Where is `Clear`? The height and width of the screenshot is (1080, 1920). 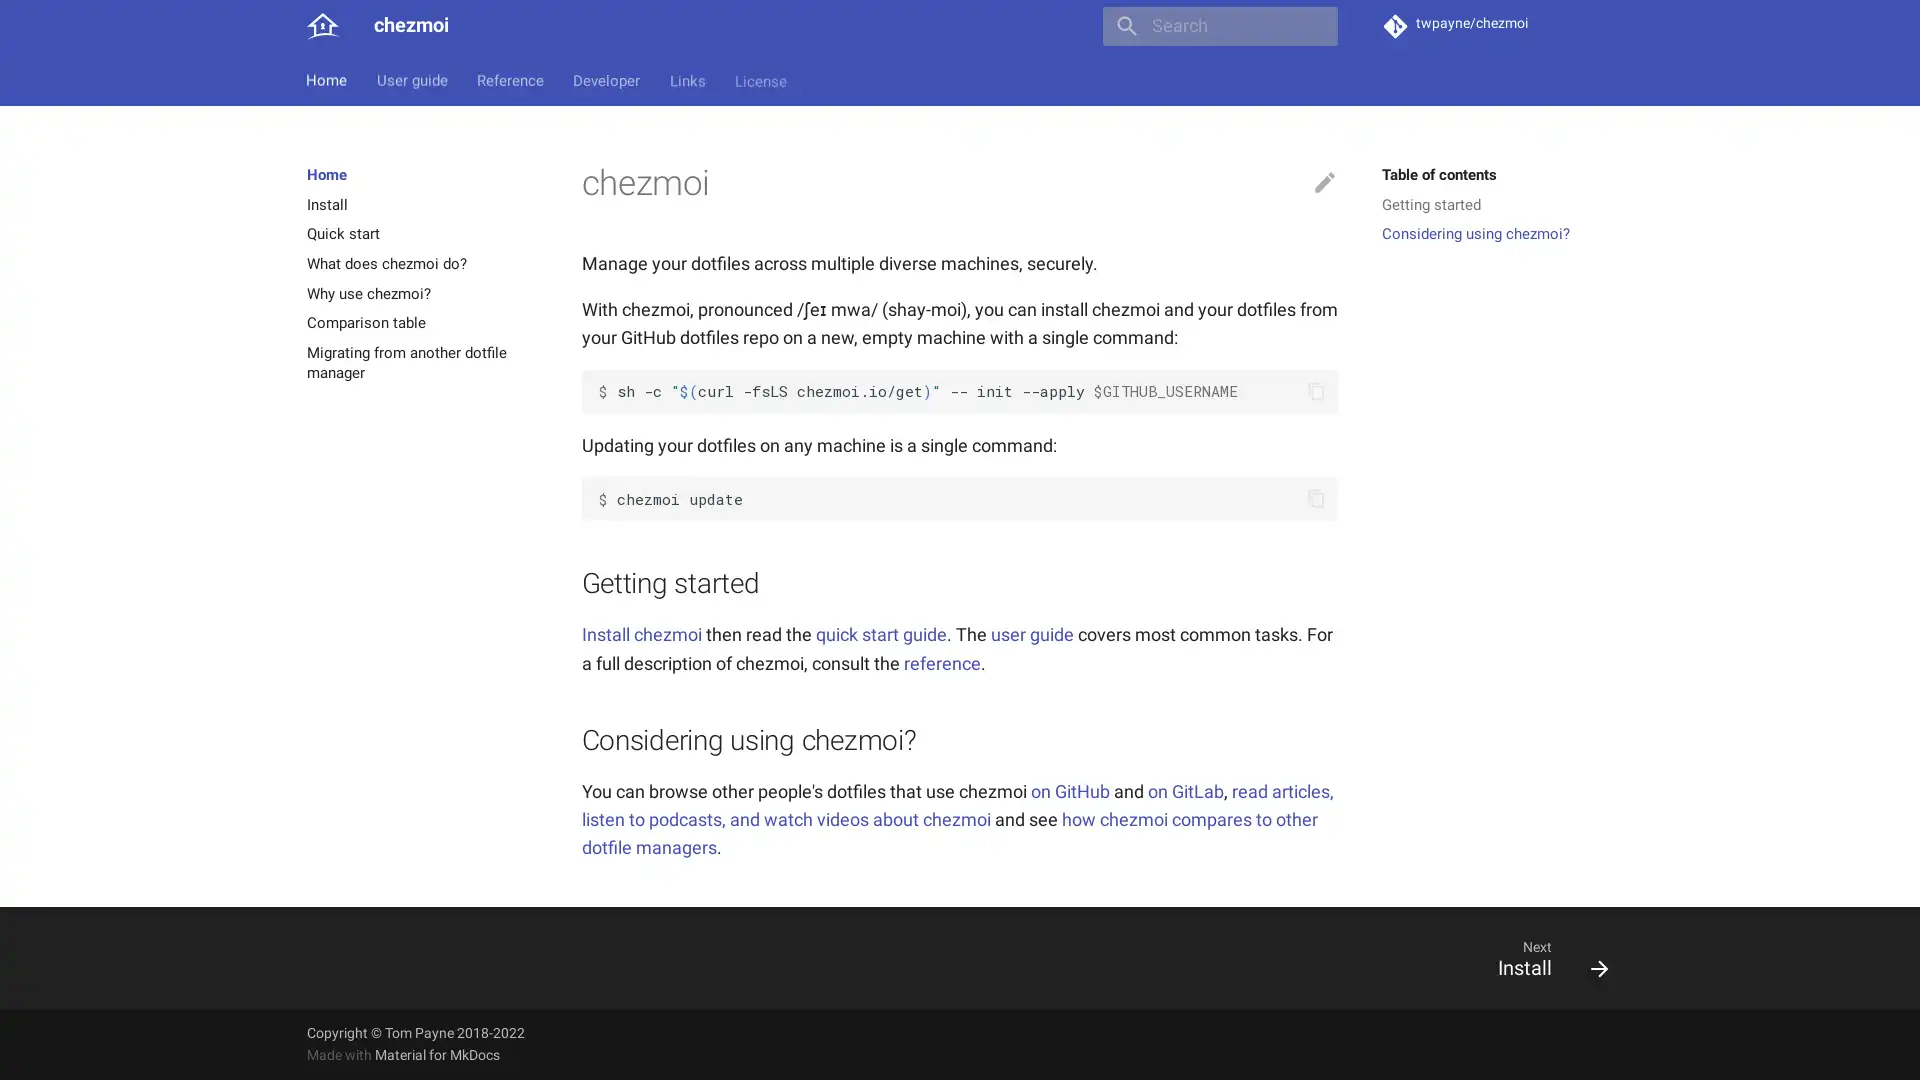
Clear is located at coordinates (1314, 26).